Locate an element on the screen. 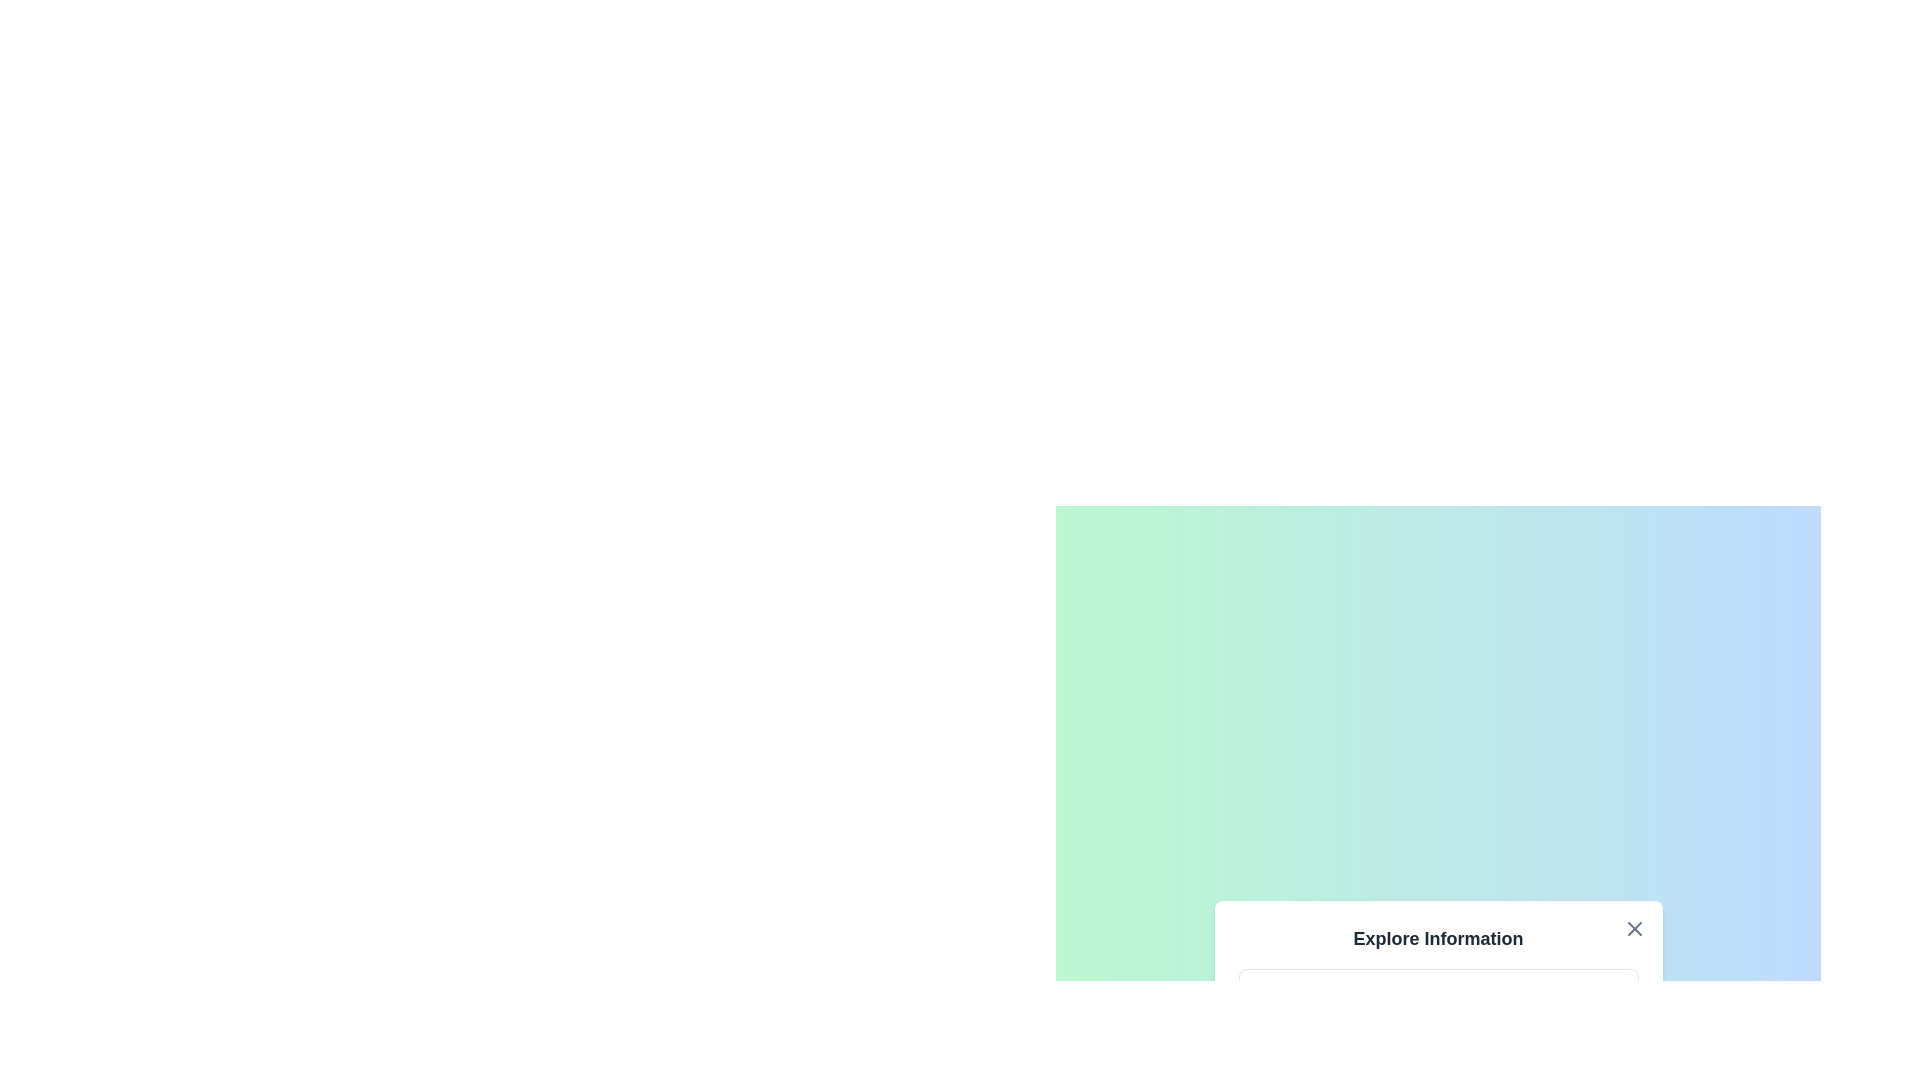  the close button to close the dialog is located at coordinates (1634, 929).